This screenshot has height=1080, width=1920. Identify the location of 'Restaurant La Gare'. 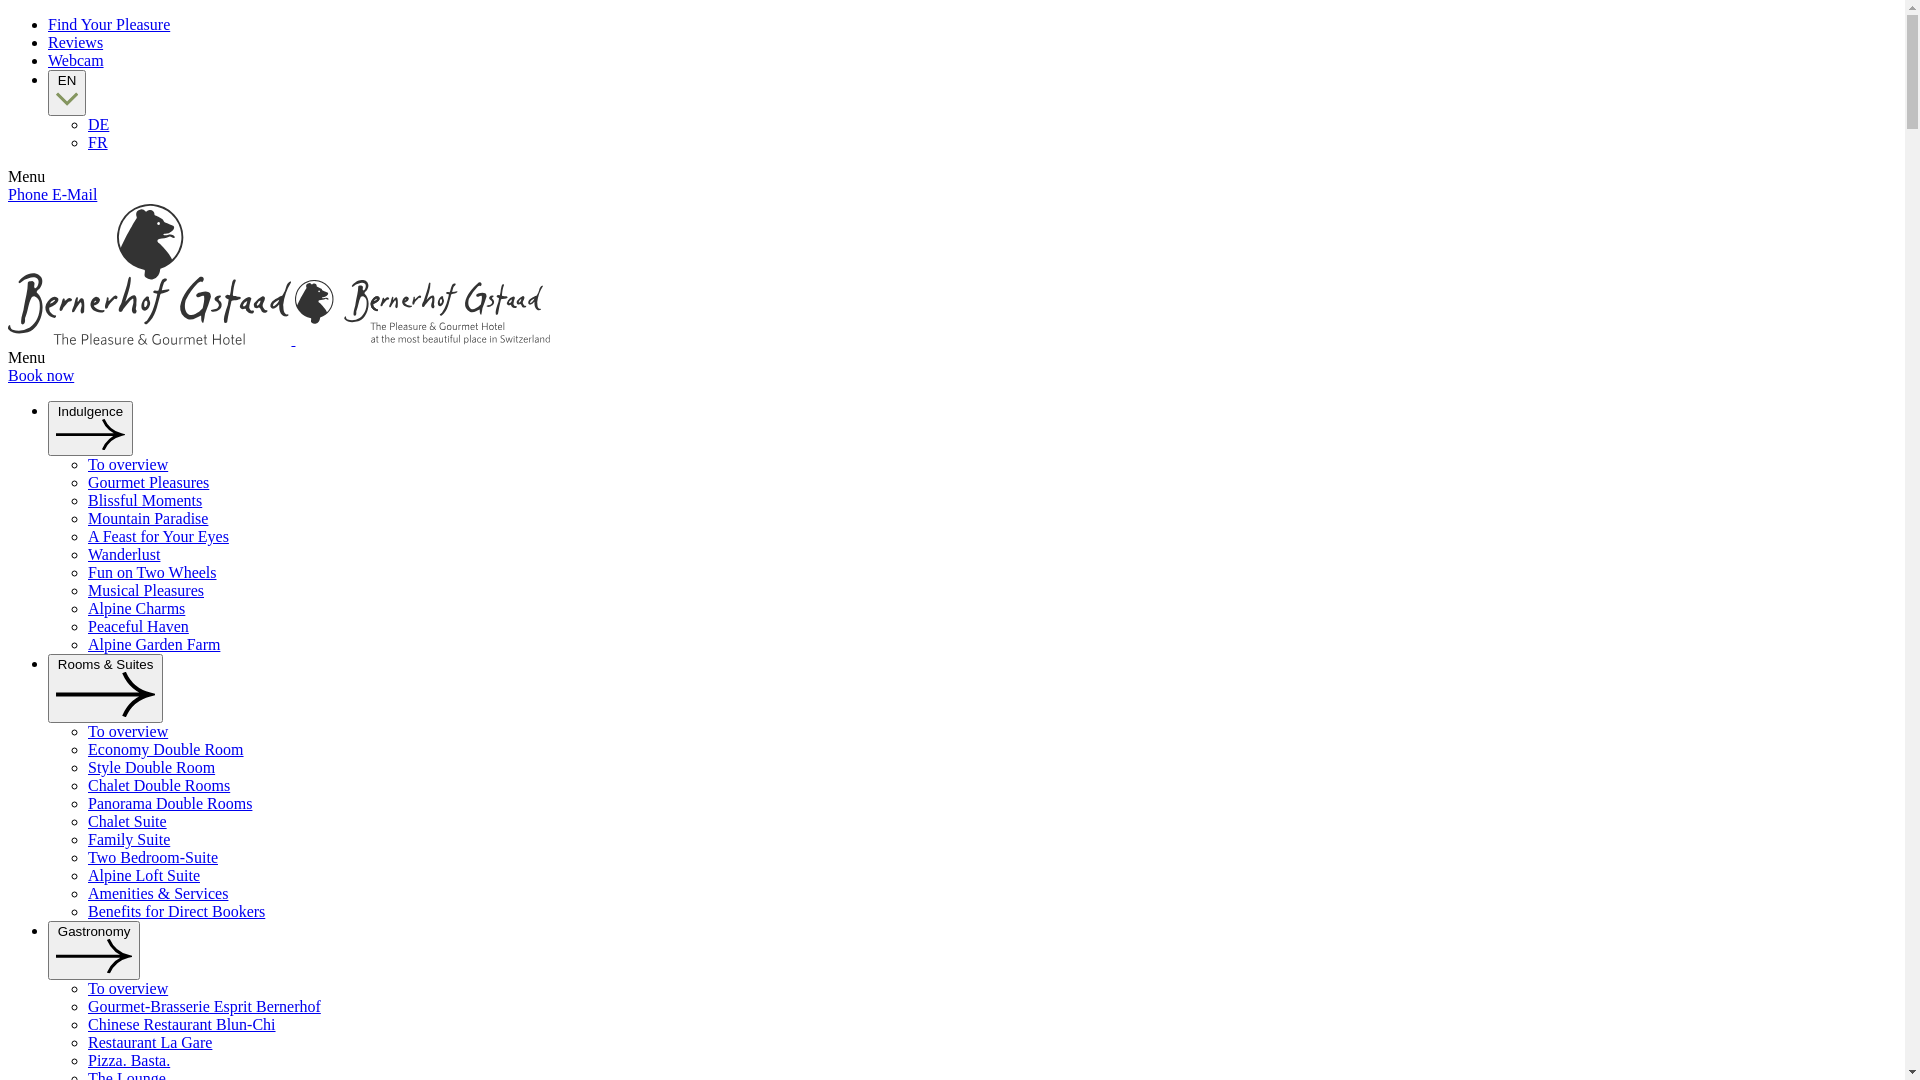
(86, 1041).